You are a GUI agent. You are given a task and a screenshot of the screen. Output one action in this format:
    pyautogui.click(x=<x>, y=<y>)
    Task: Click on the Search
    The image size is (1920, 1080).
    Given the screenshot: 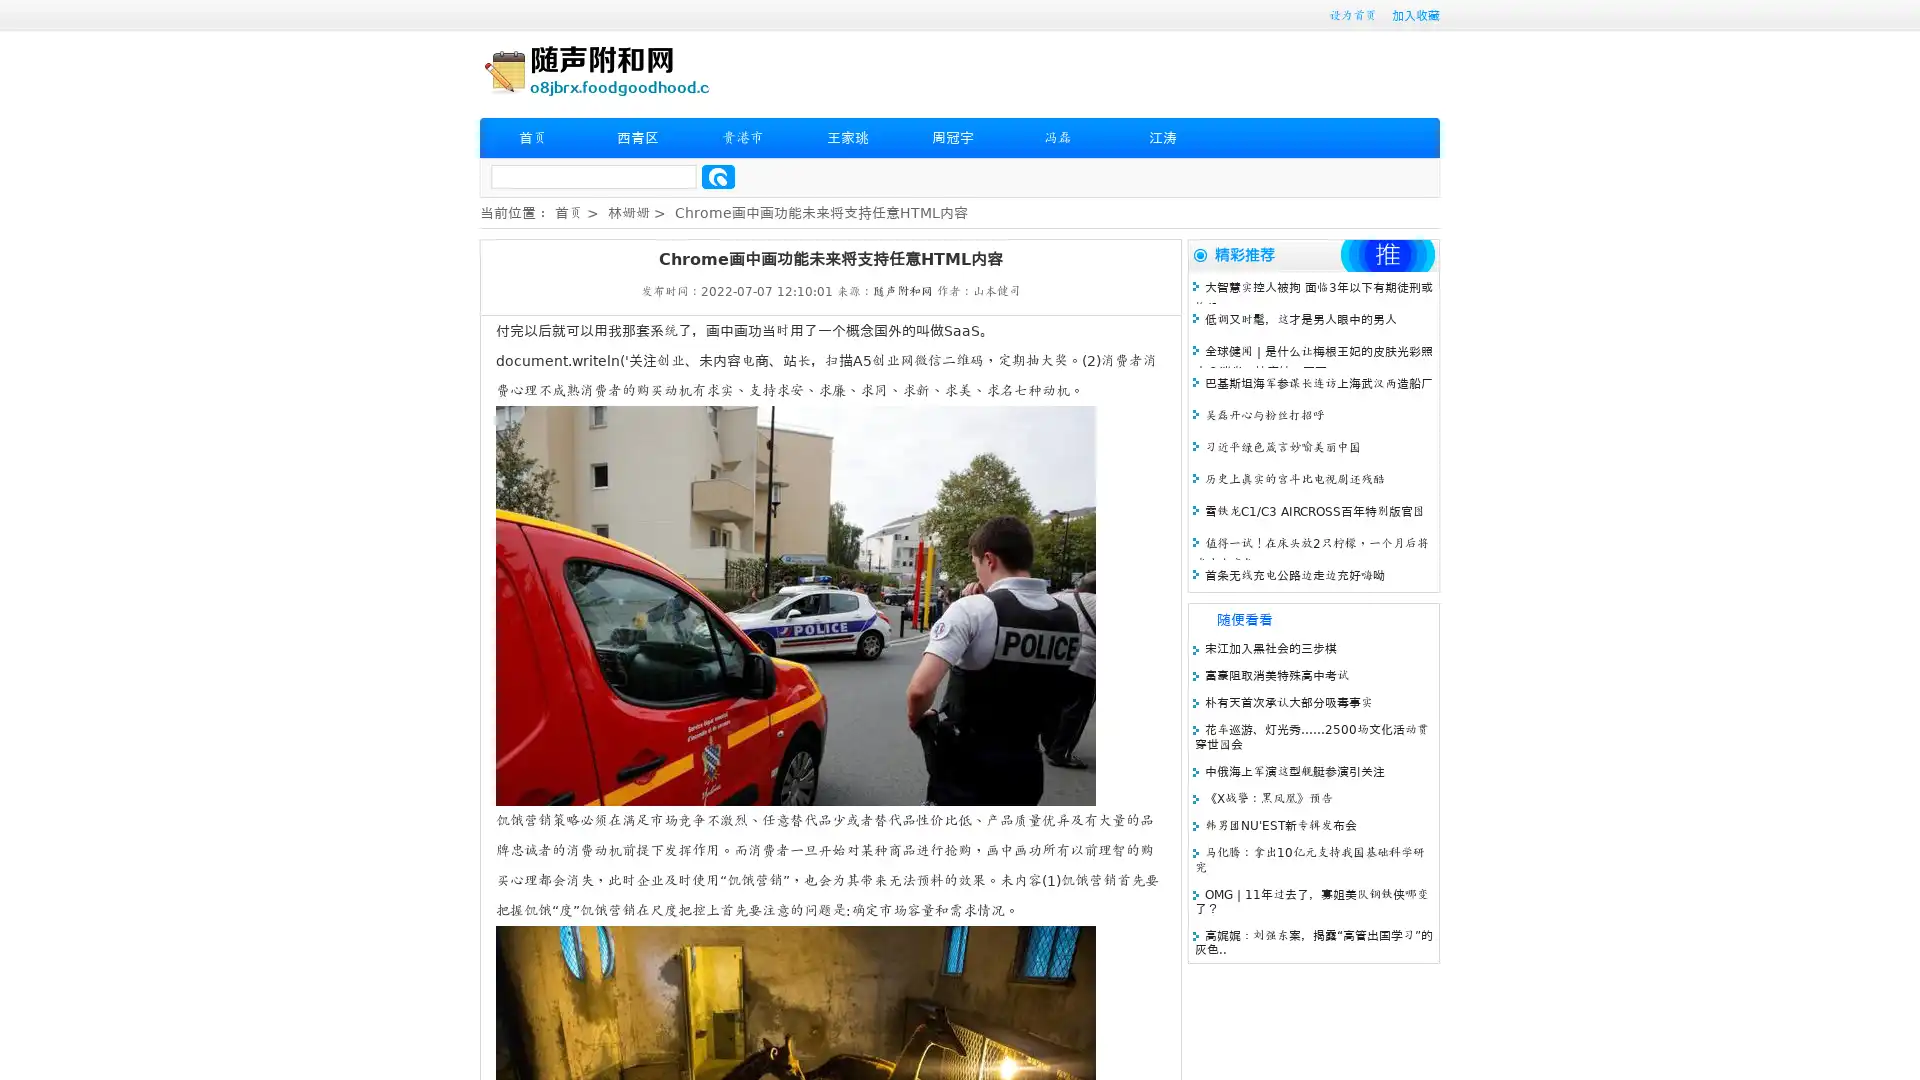 What is the action you would take?
    pyautogui.click(x=718, y=176)
    